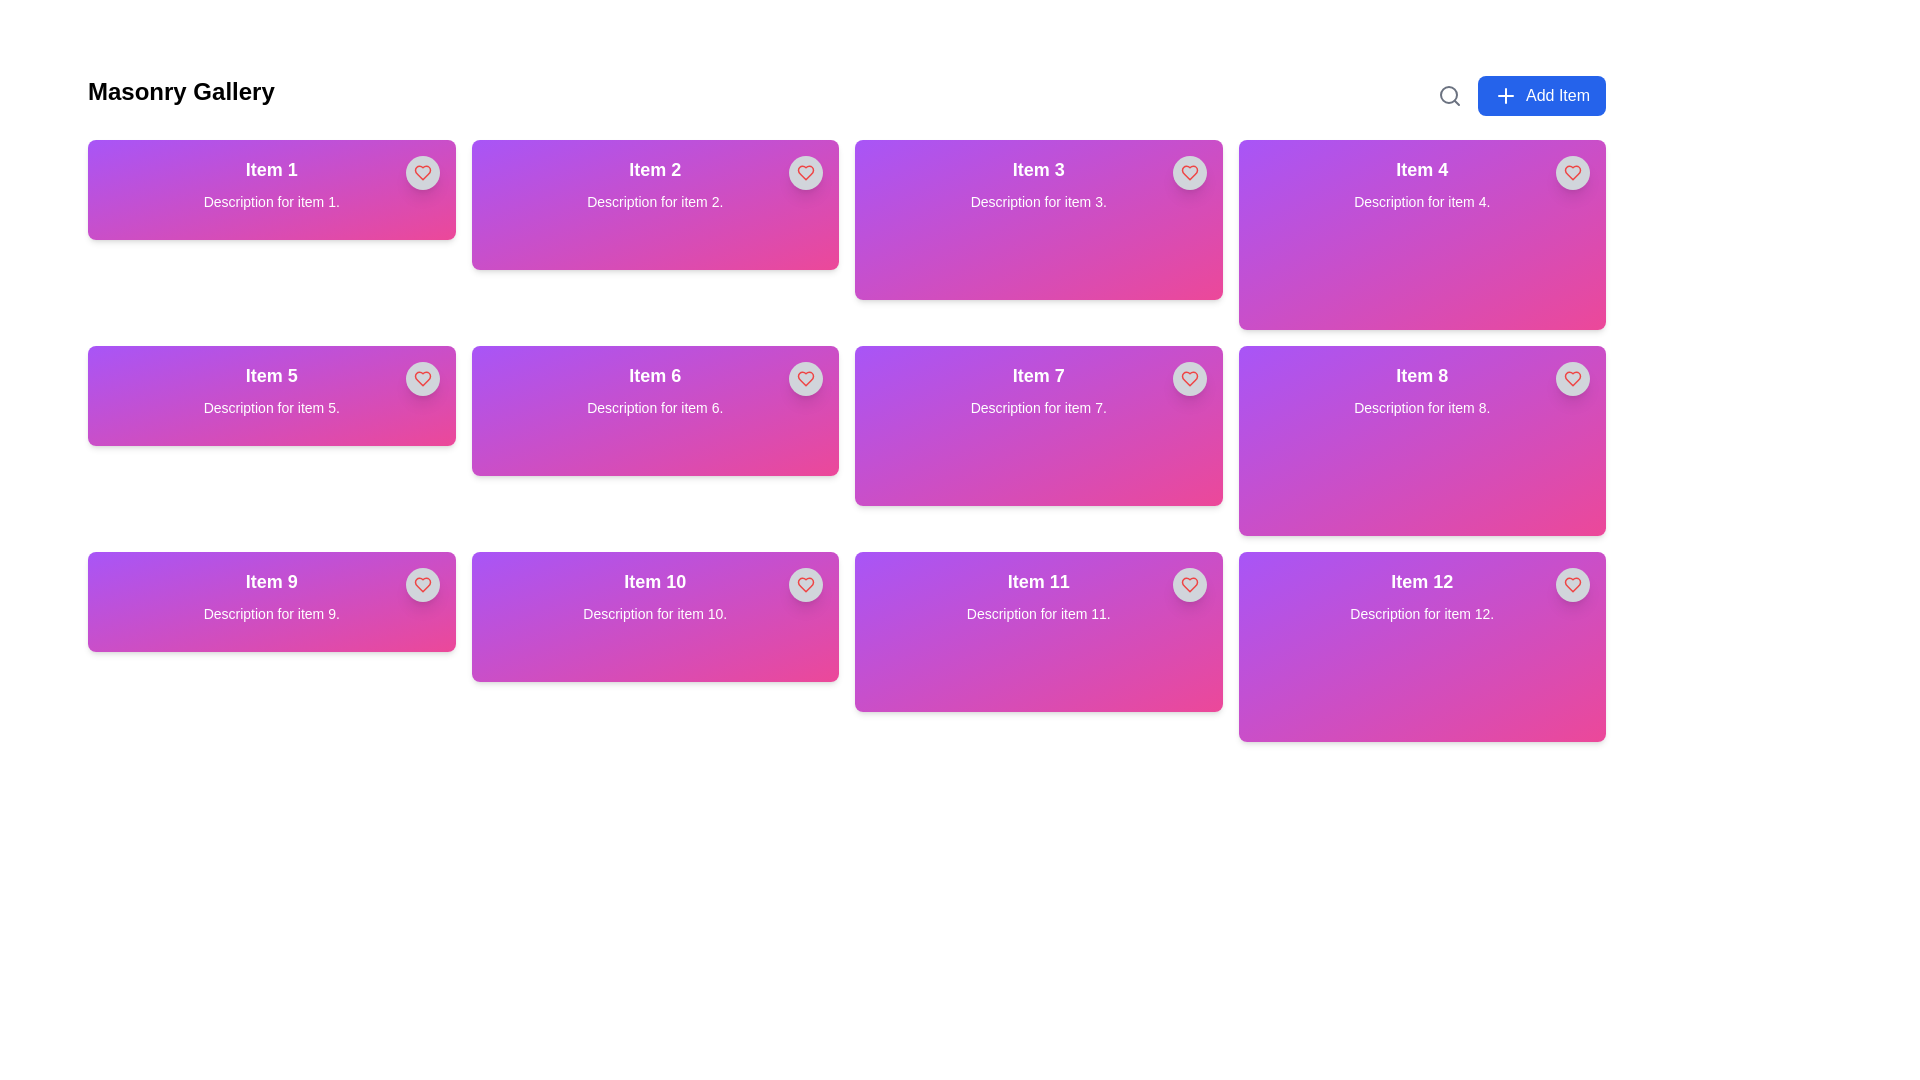 This screenshot has height=1080, width=1920. I want to click on the bold text label 'Item 9' which is centered in a card with a gradient background from purple to pink, located in the bottom-left area of the grid layout, so click(270, 582).